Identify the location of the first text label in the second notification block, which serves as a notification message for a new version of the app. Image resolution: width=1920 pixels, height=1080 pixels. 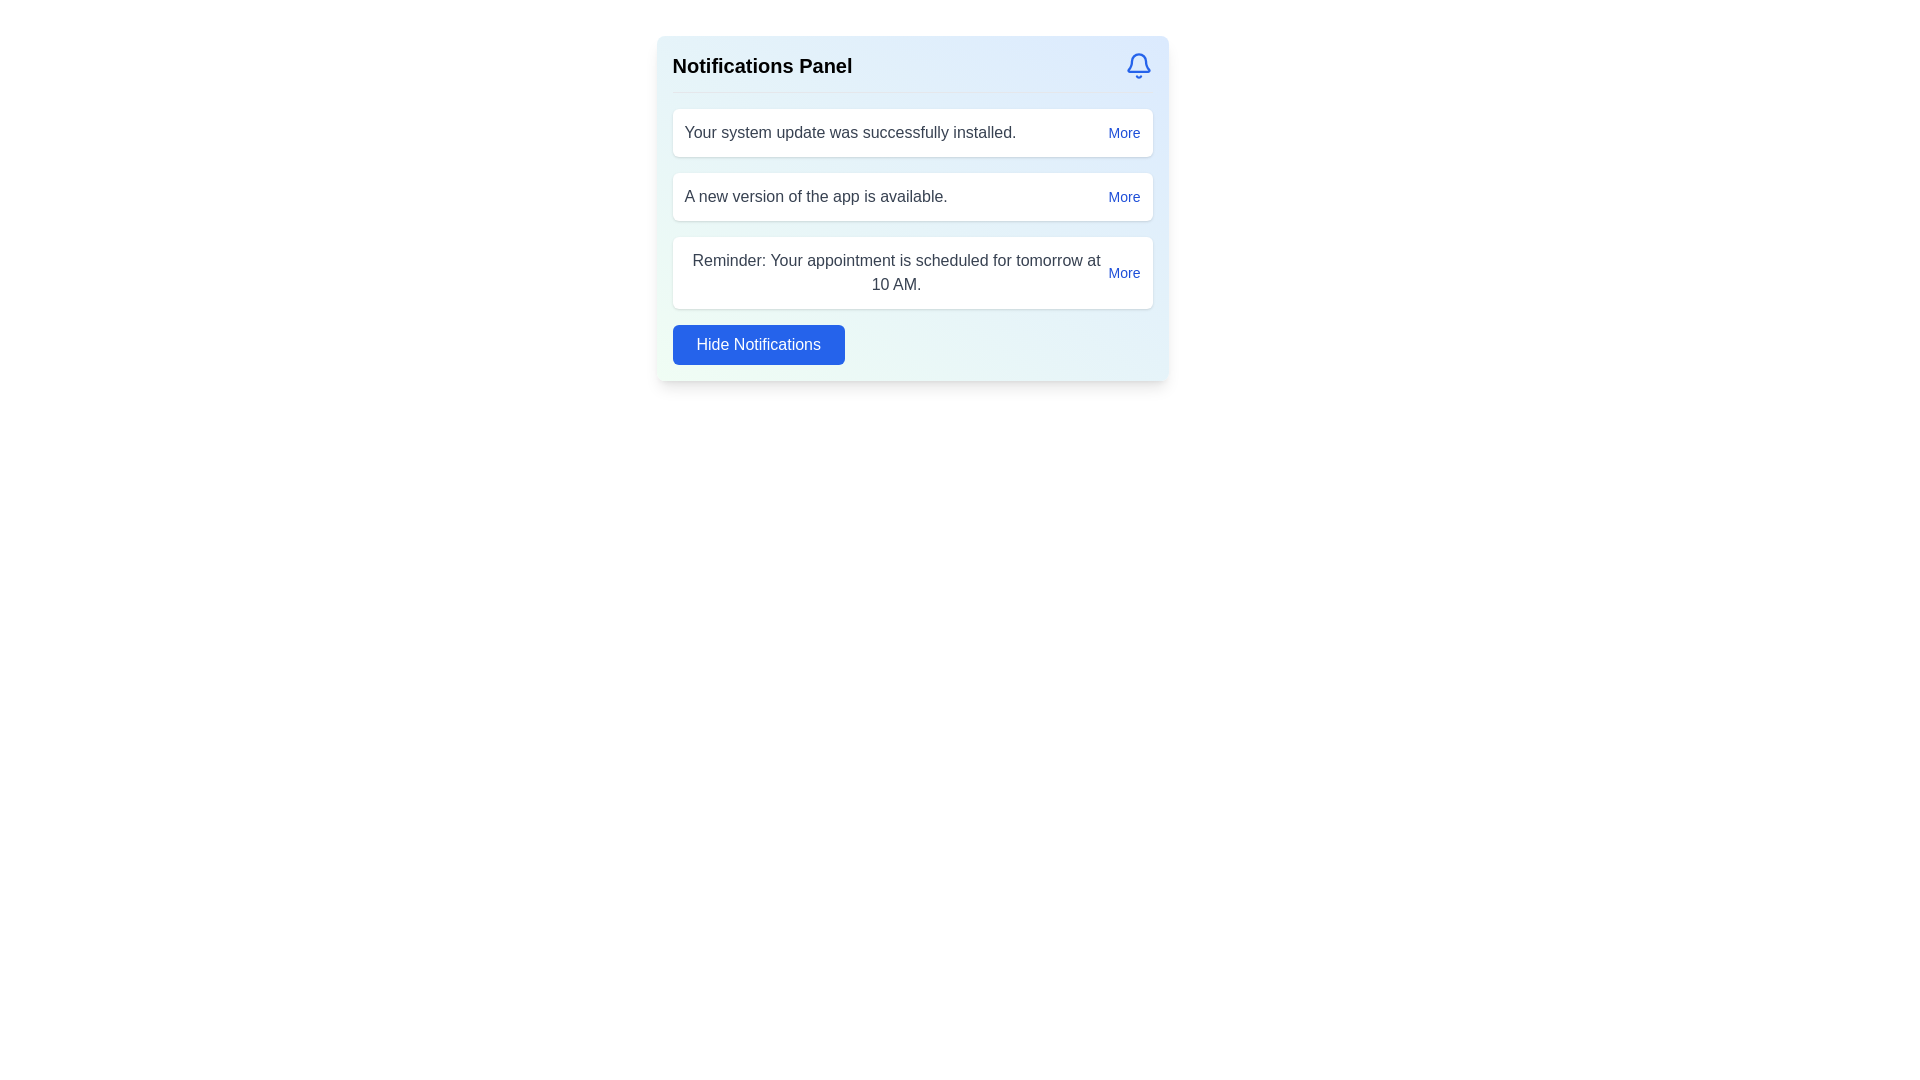
(816, 196).